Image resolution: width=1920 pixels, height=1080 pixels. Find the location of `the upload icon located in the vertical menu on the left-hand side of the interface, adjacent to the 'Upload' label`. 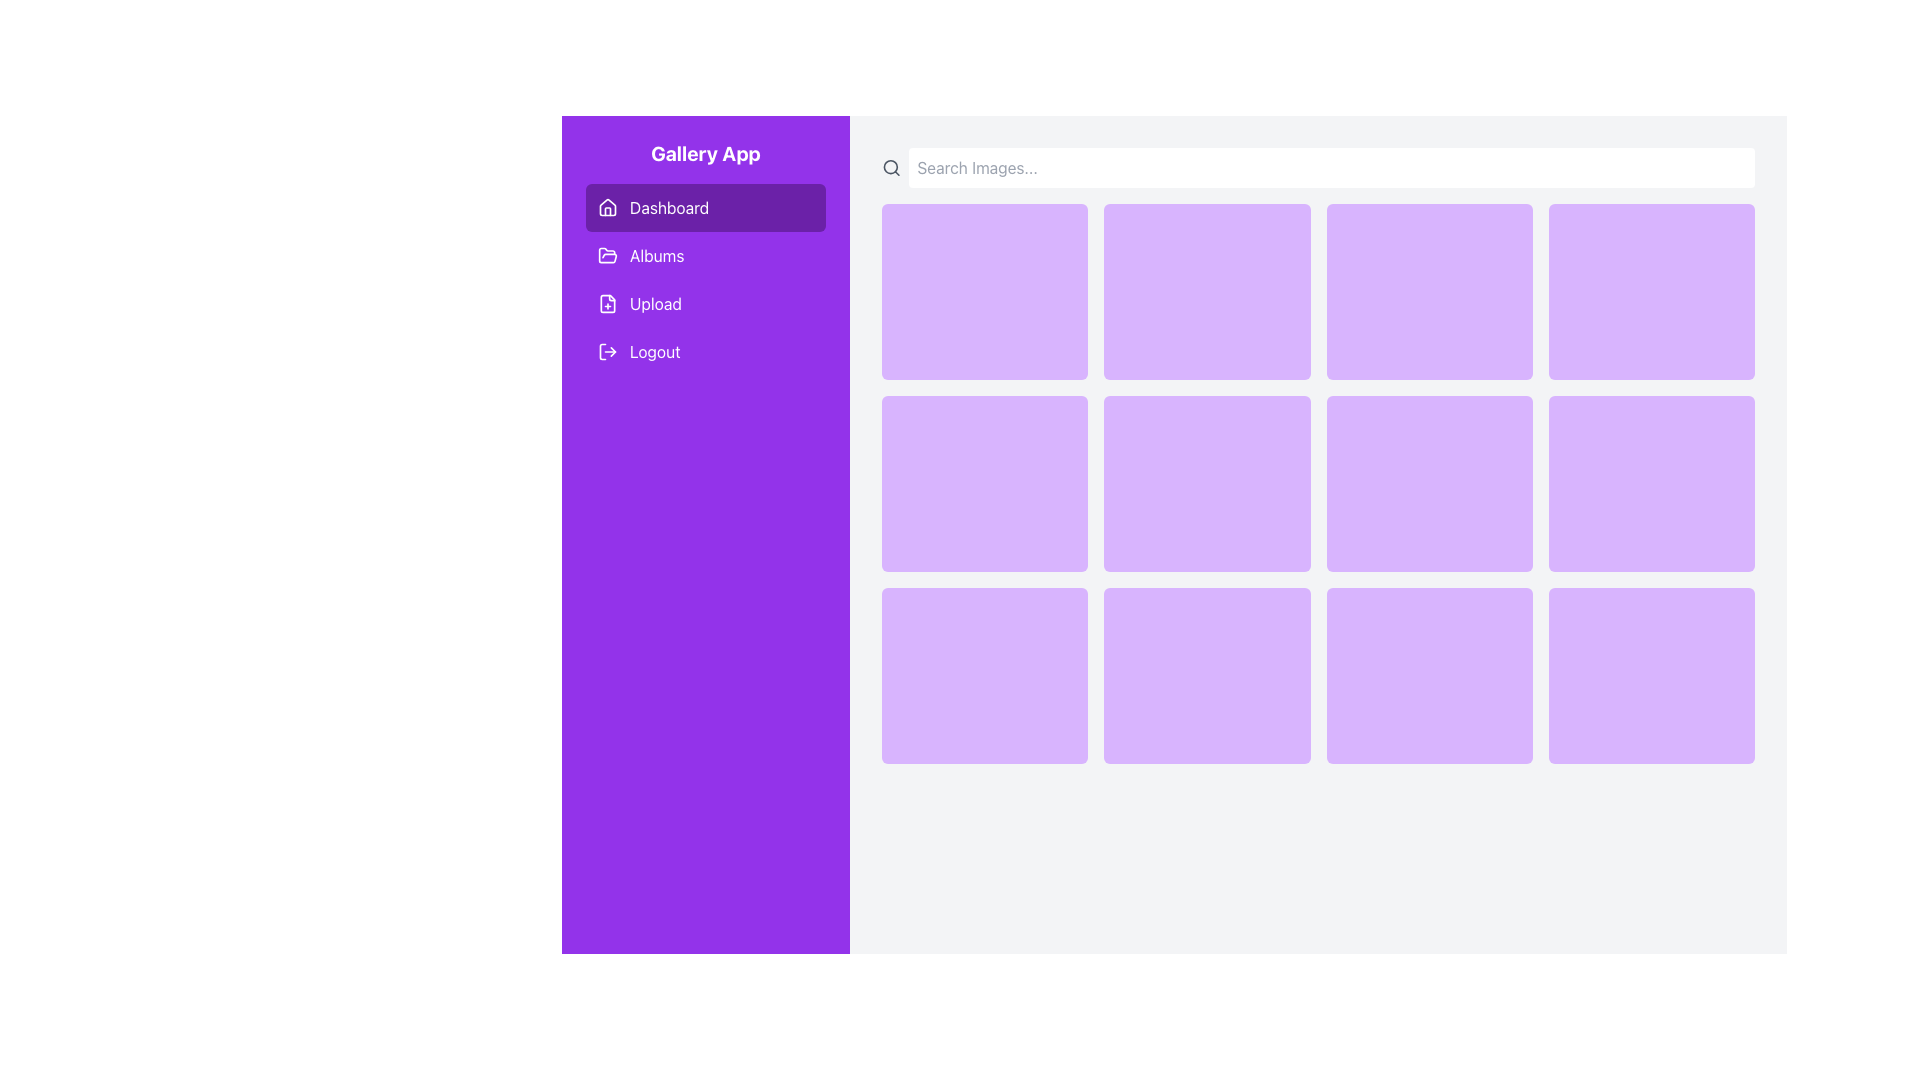

the upload icon located in the vertical menu on the left-hand side of the interface, adjacent to the 'Upload' label is located at coordinates (607, 304).